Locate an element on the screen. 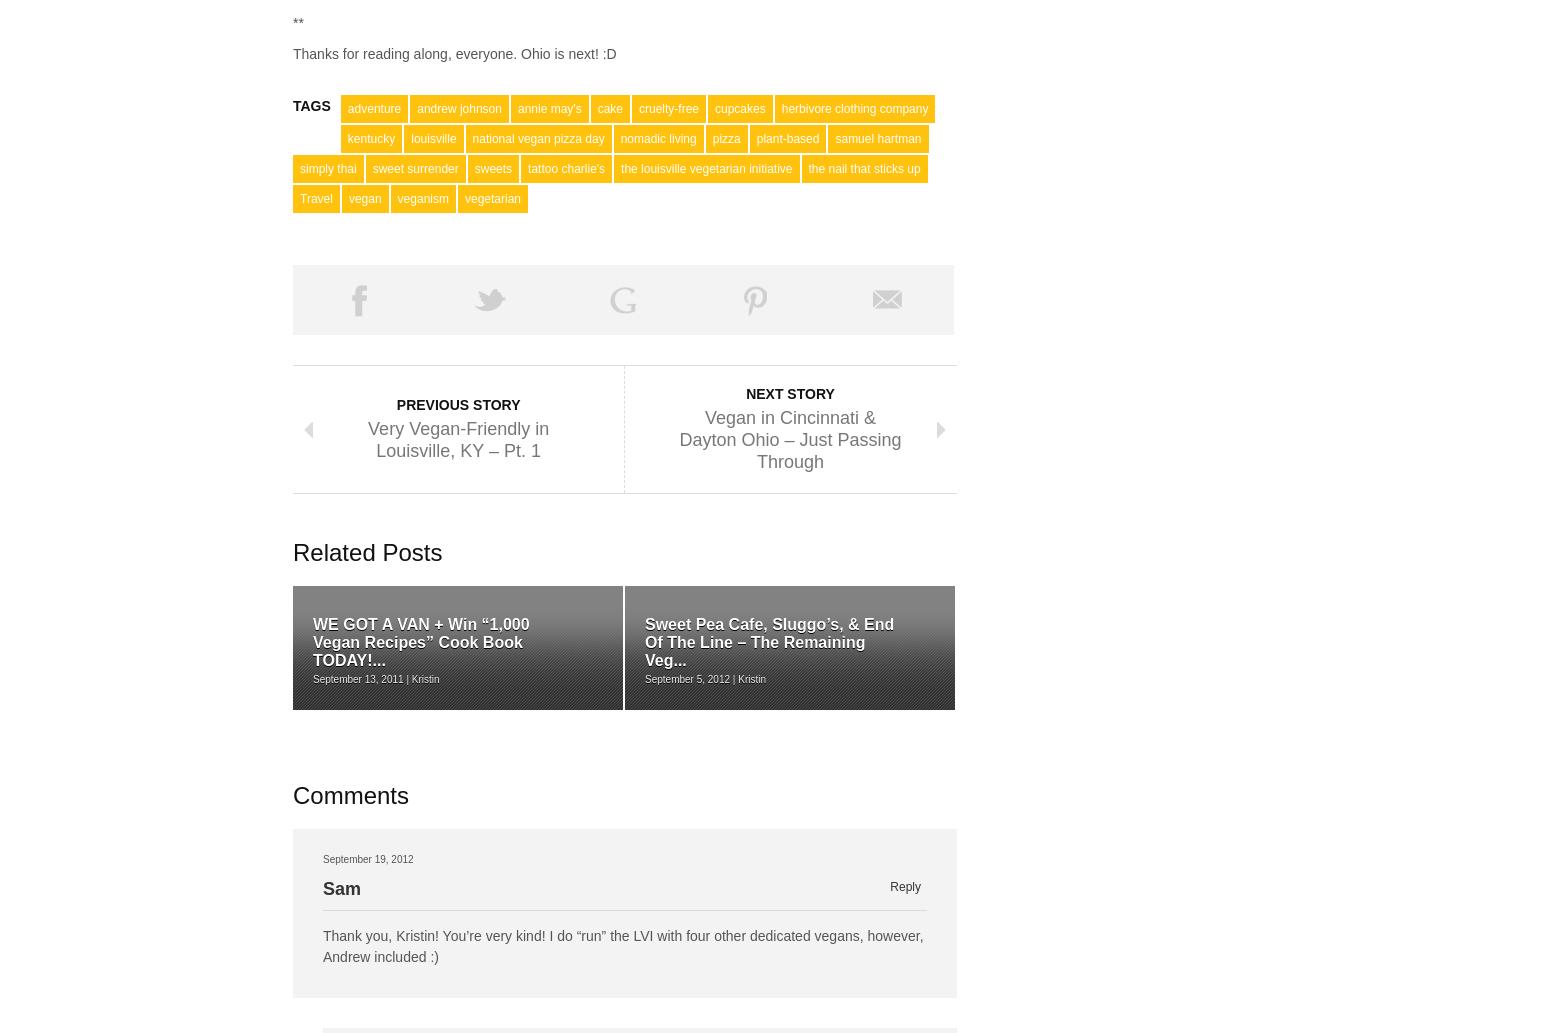 Image resolution: width=1550 pixels, height=1033 pixels. 'sweets' is located at coordinates (492, 168).